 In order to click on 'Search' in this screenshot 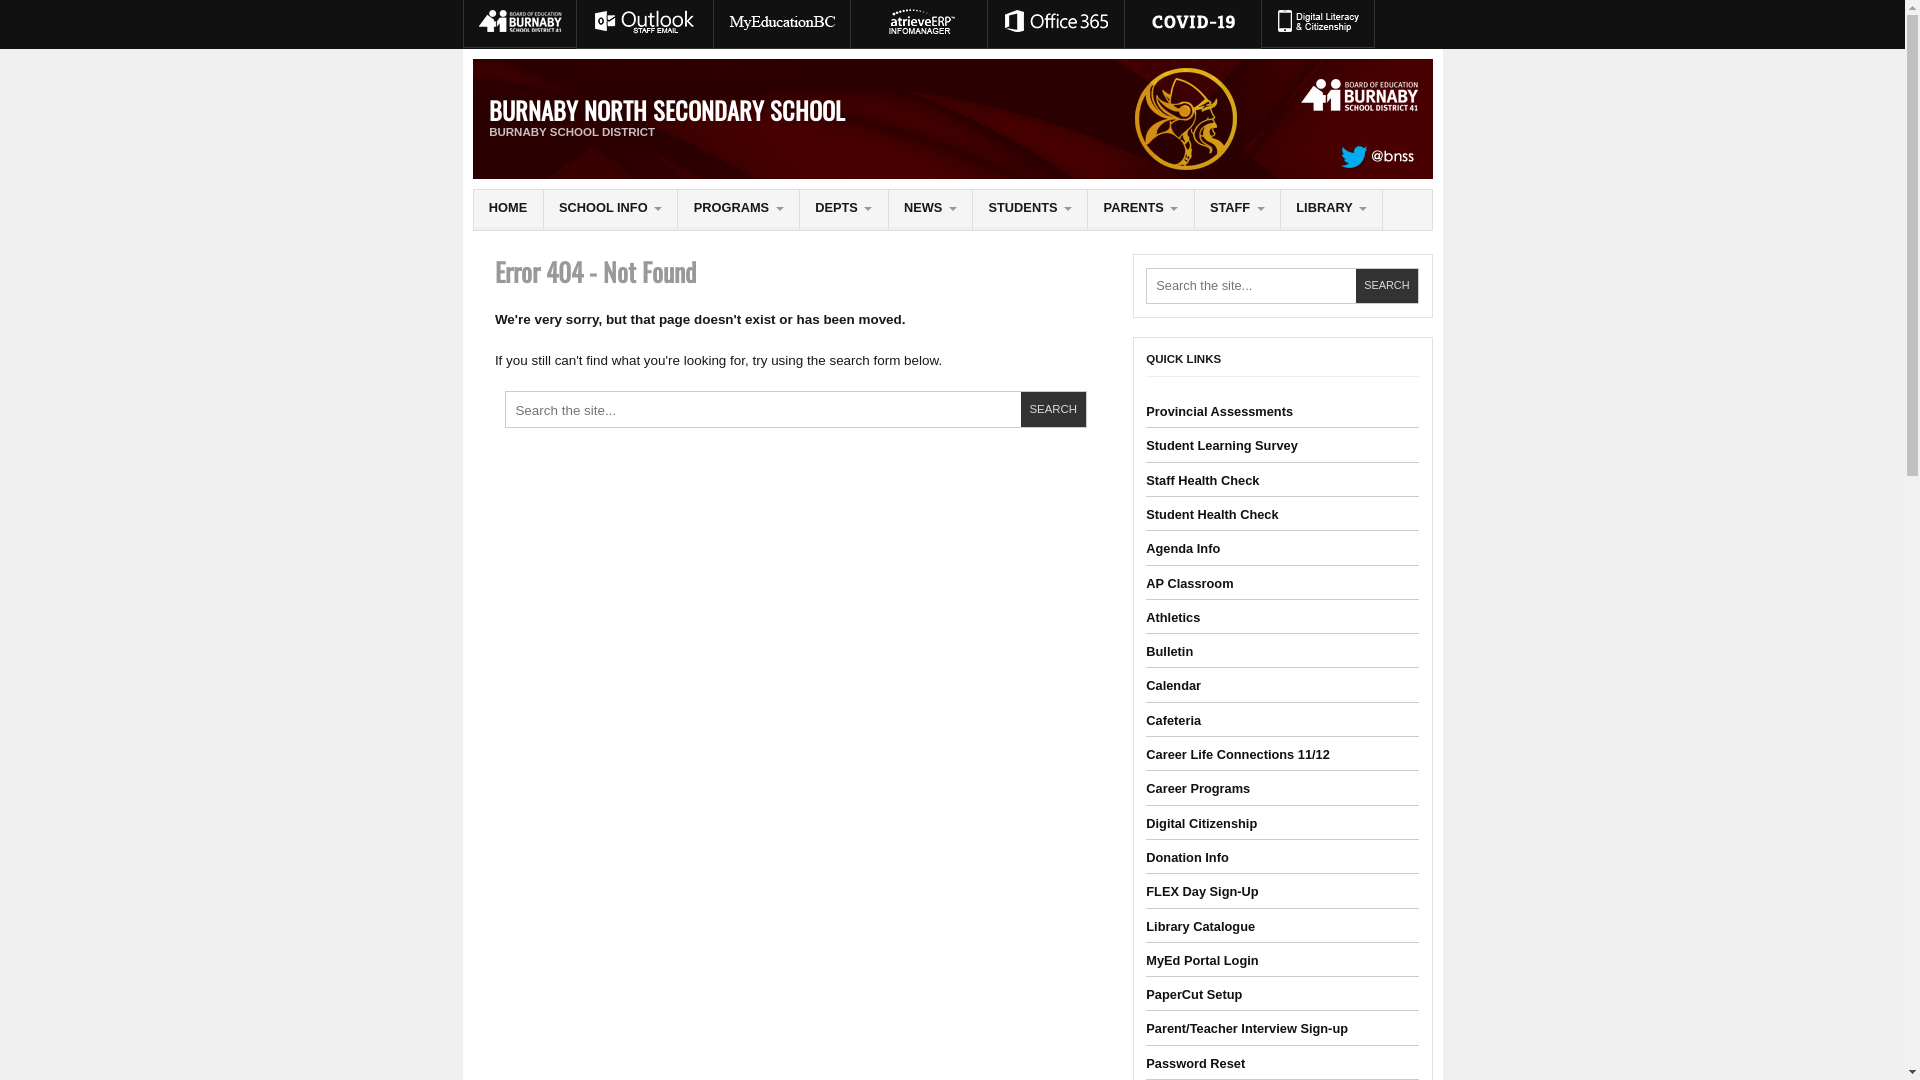, I will do `click(1052, 408)`.